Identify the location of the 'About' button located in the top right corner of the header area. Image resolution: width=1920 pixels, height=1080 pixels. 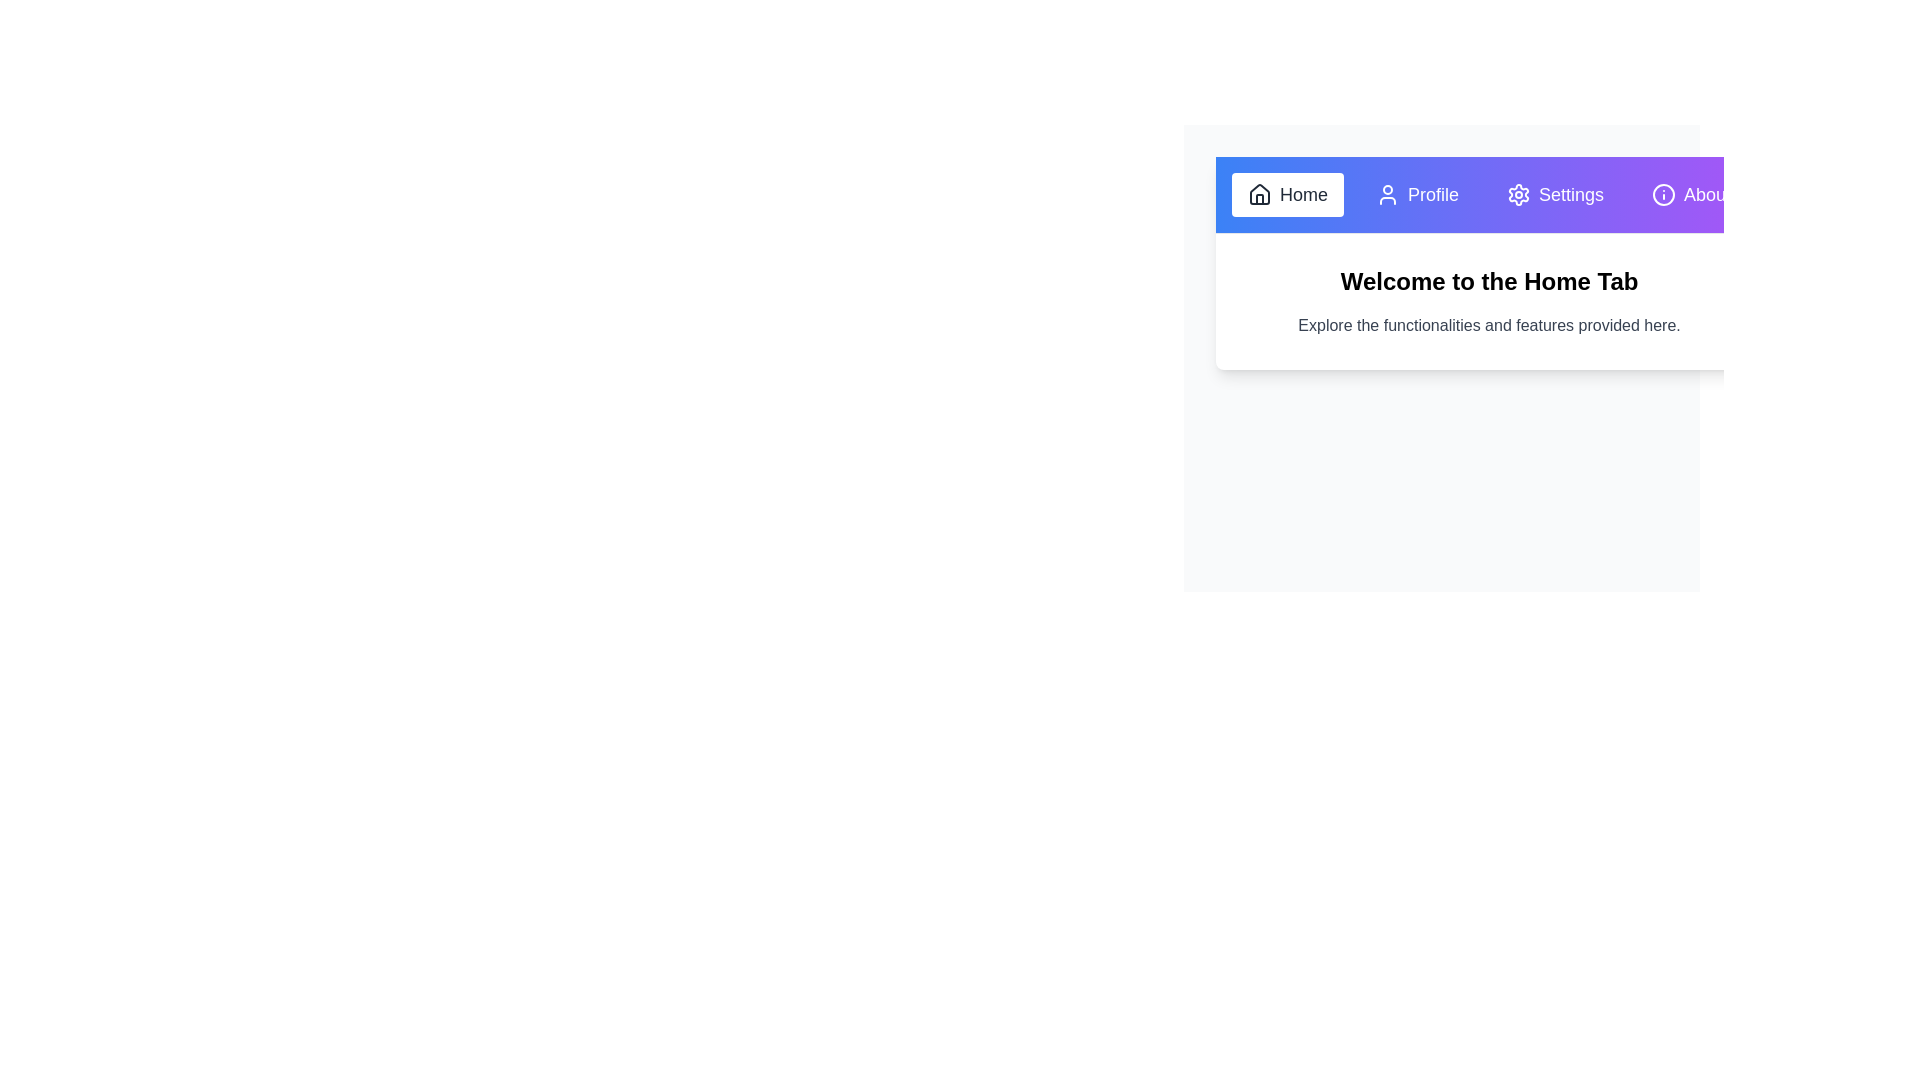
(1689, 195).